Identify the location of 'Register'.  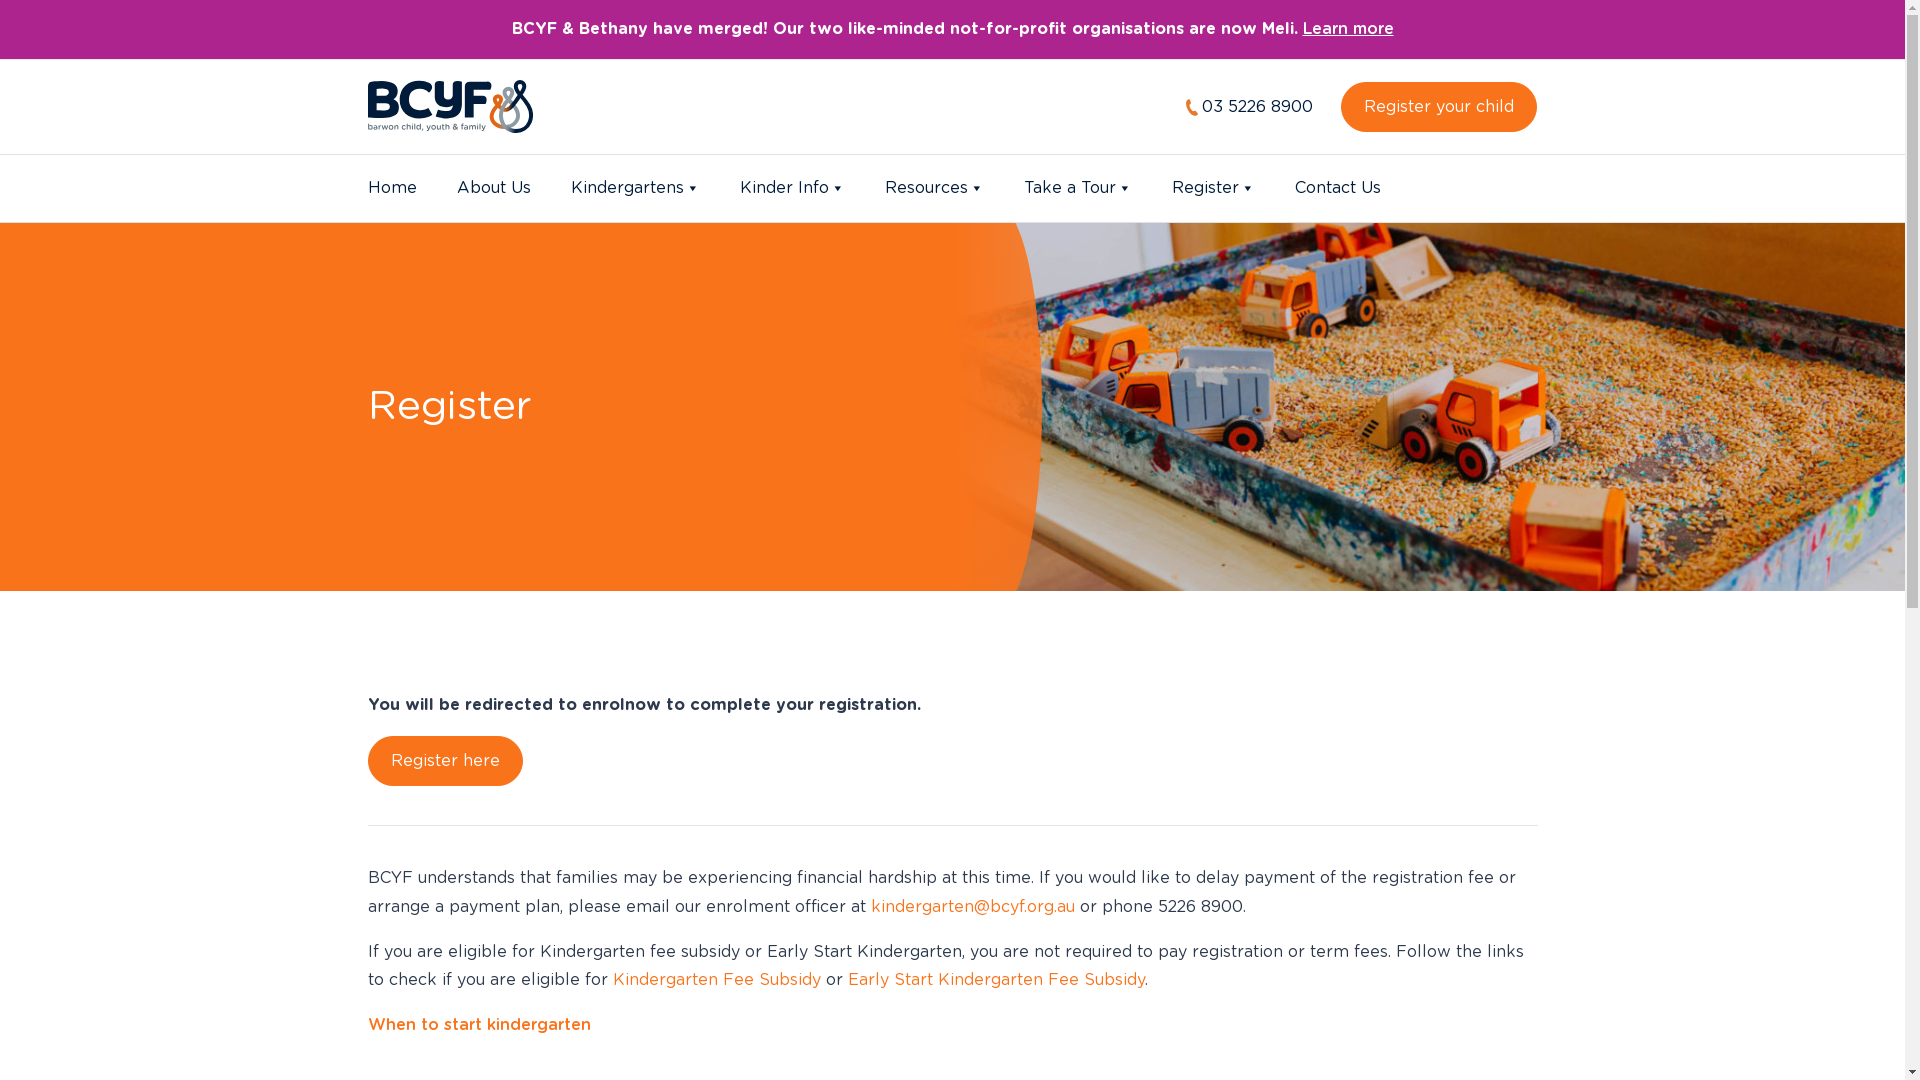
(1212, 188).